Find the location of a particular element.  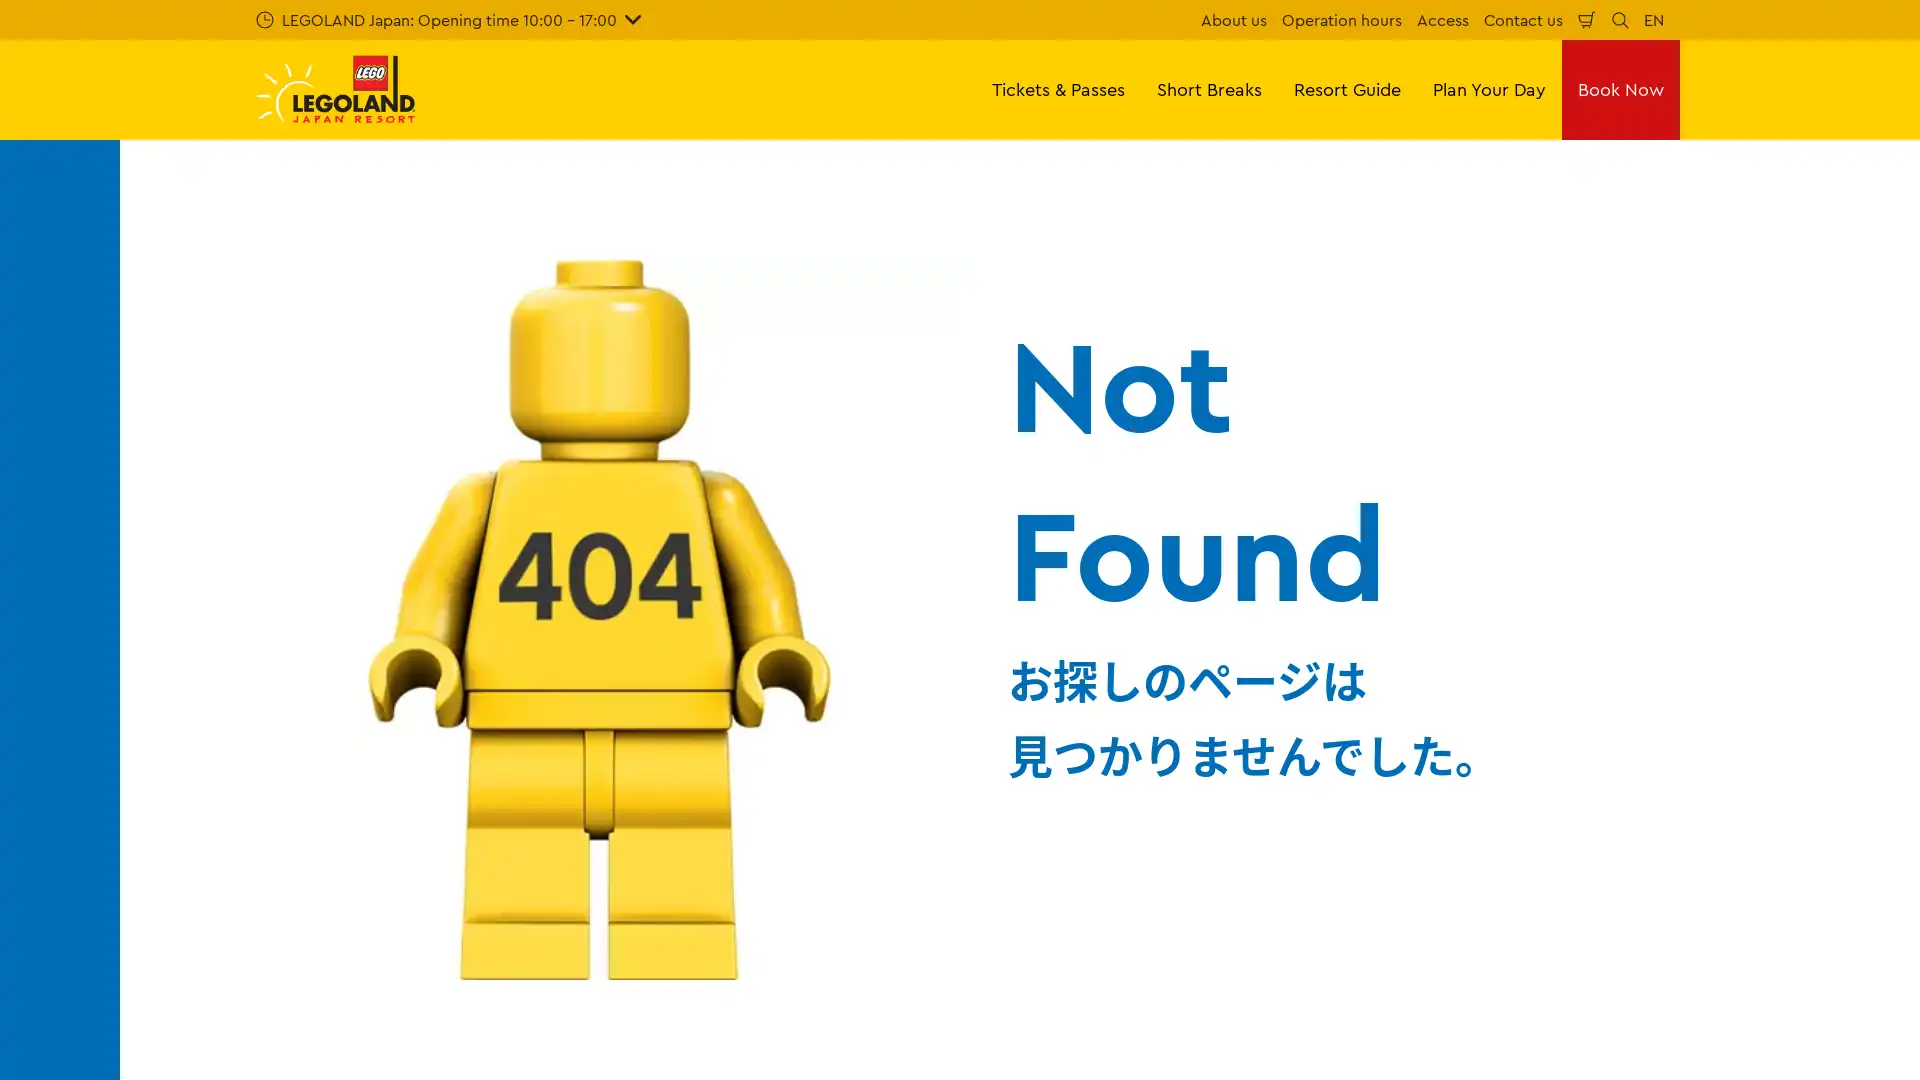

Book Now is located at coordinates (1621, 88).